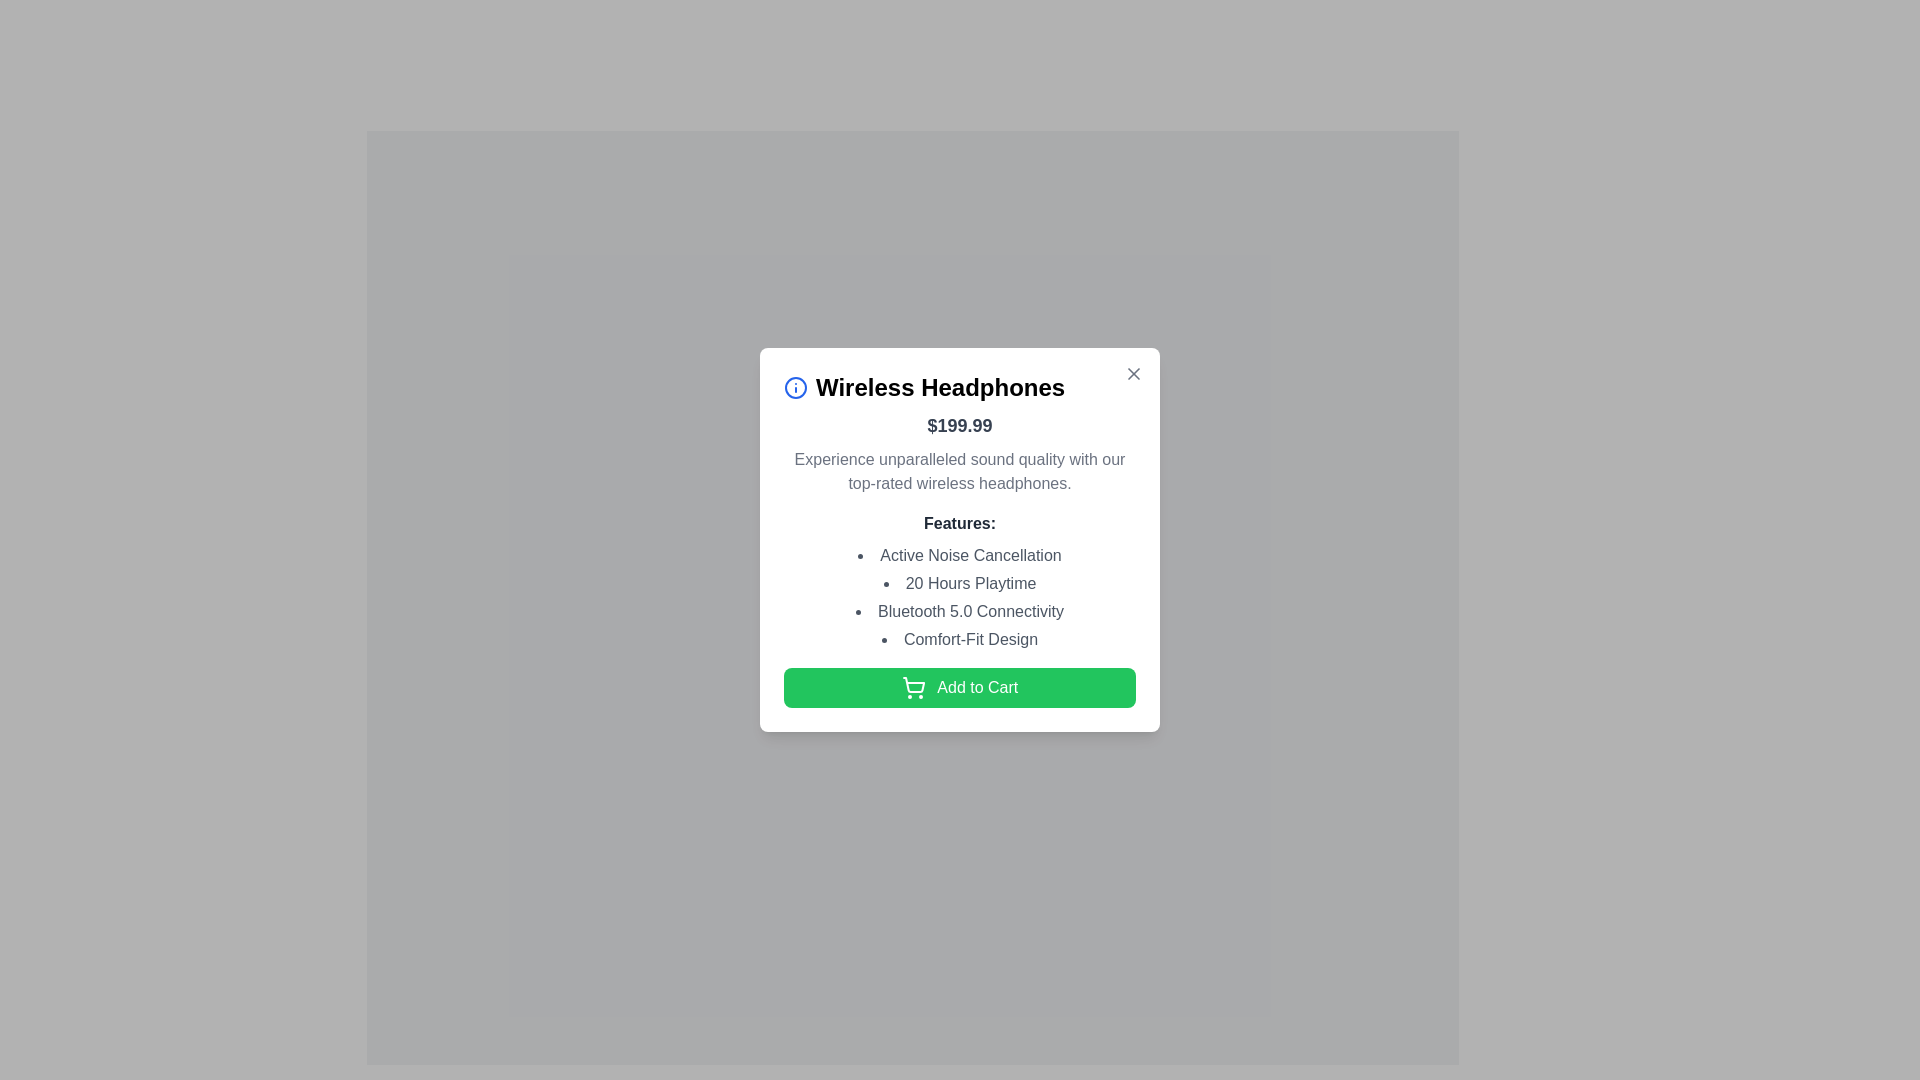 The width and height of the screenshot is (1920, 1080). I want to click on the price display element showing '$199.99', which is located below the title 'Wireless Headphones', so click(960, 423).